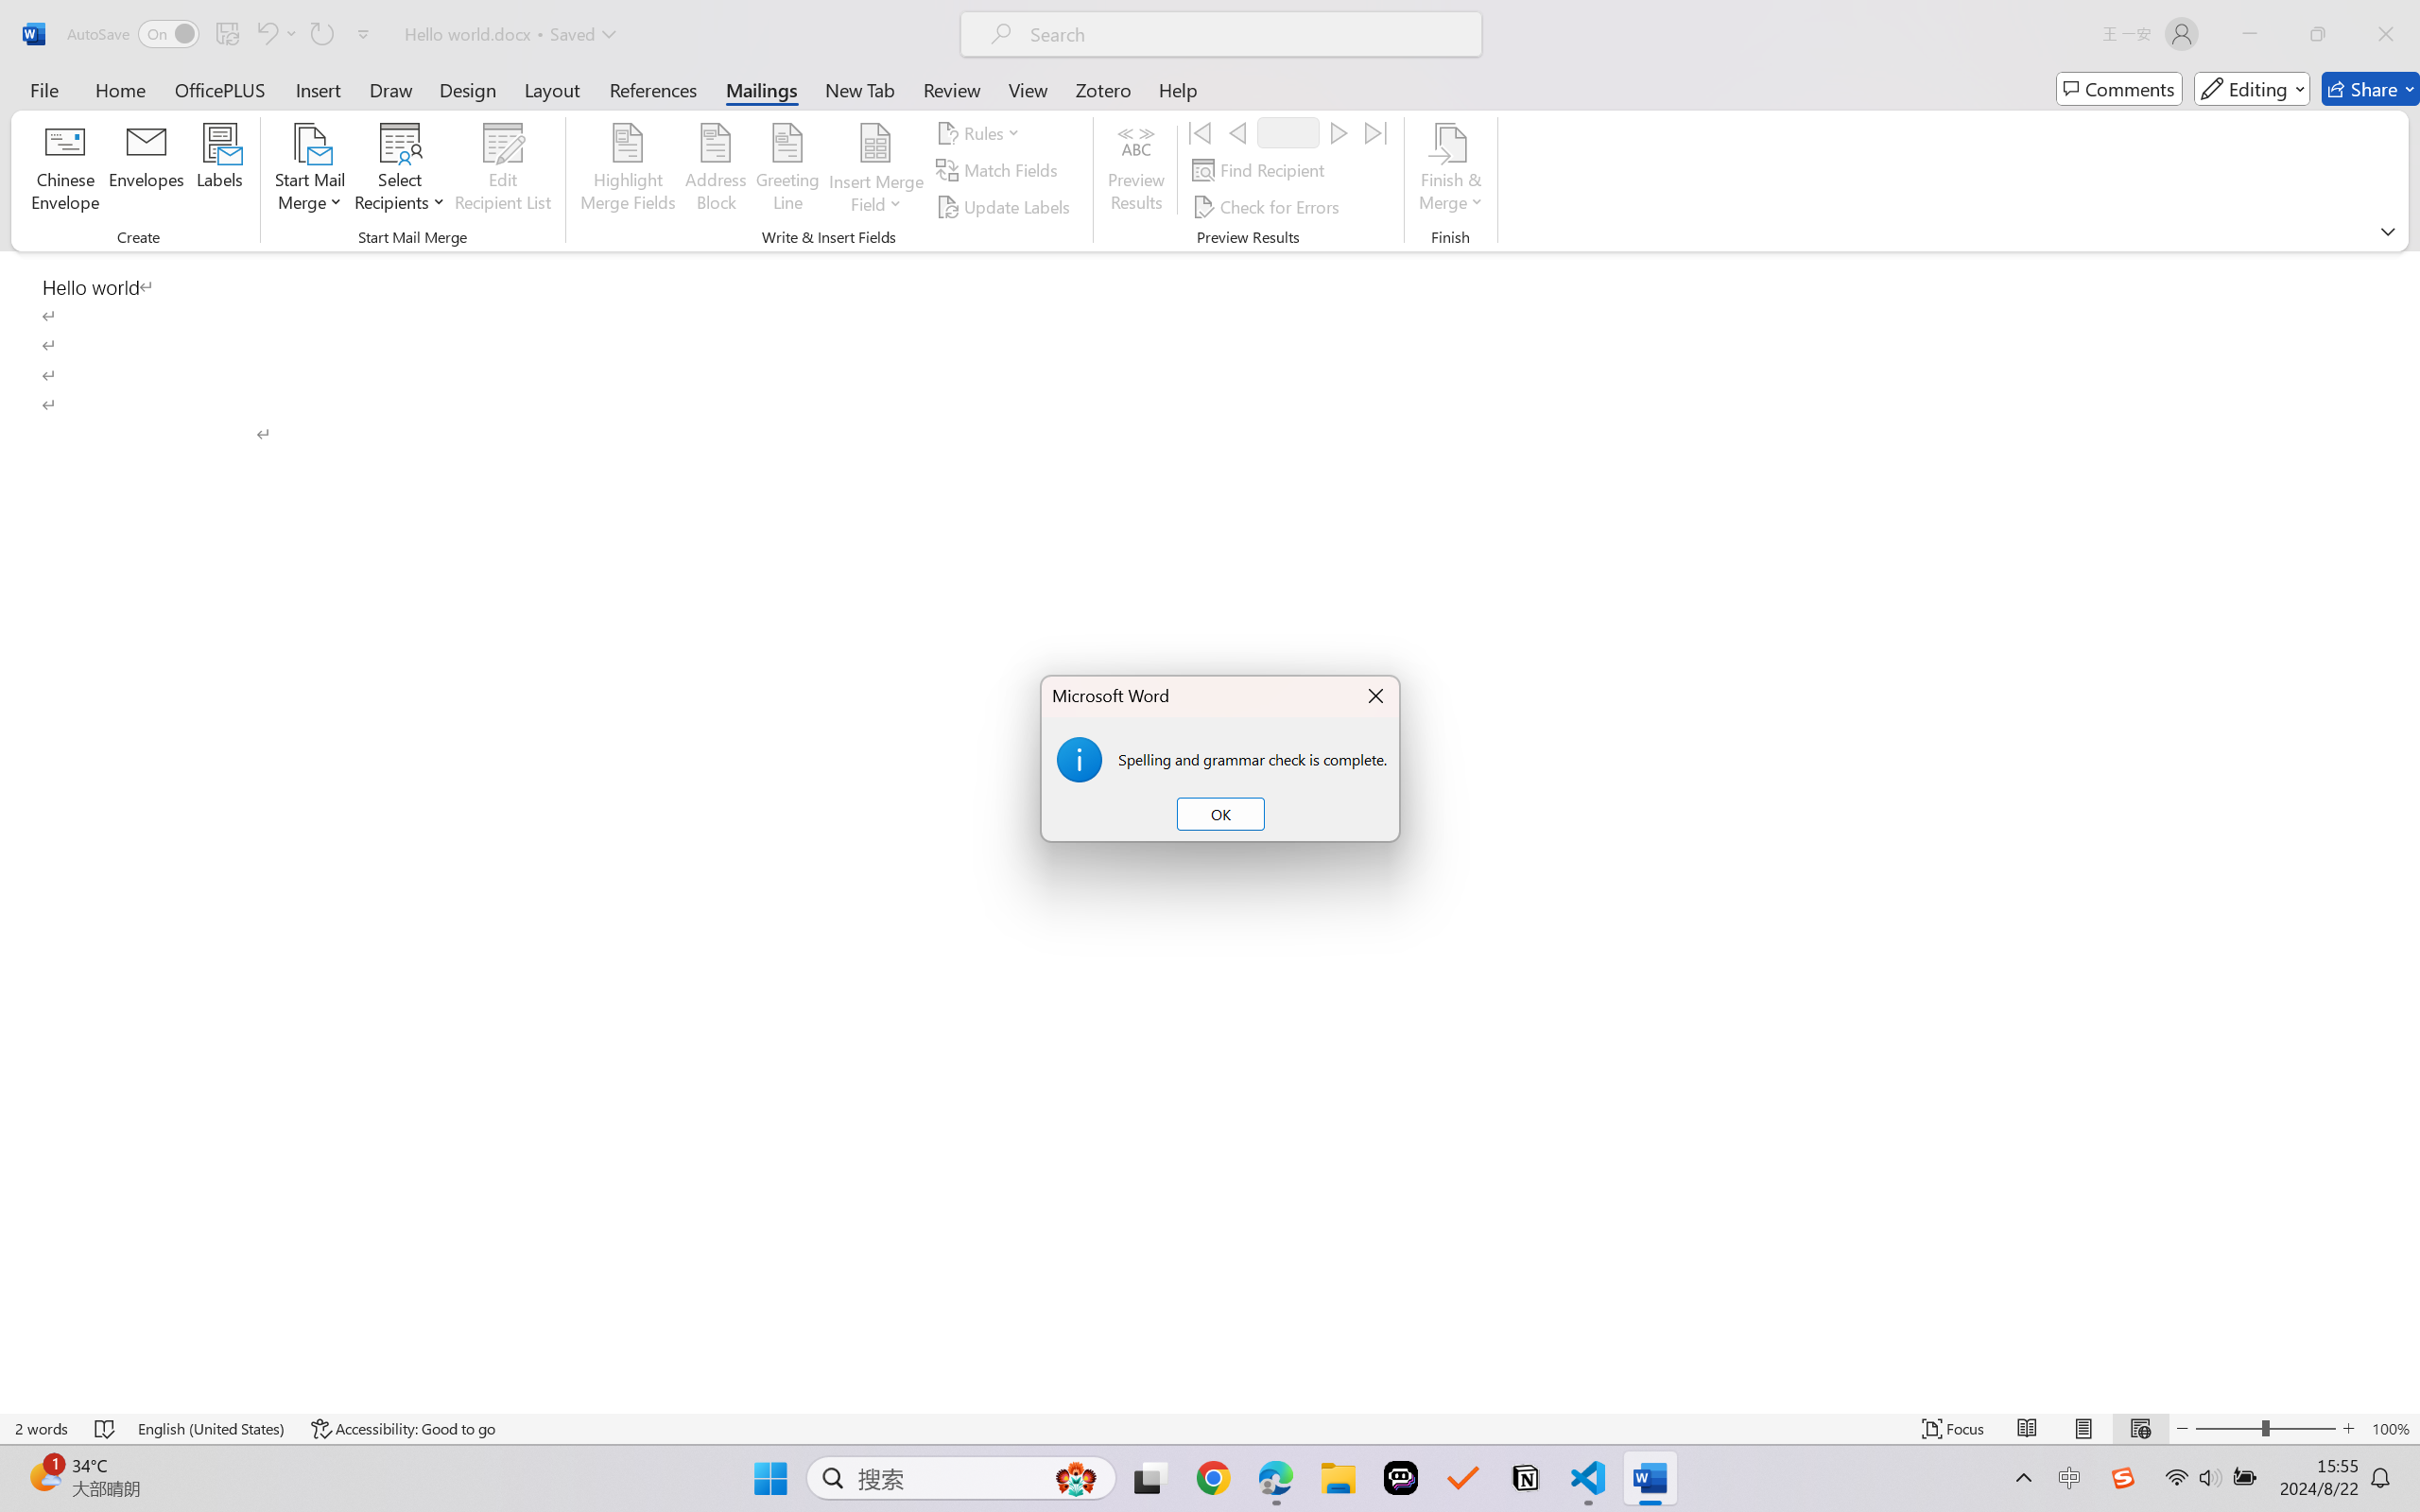 This screenshot has width=2420, height=1512. Describe the element at coordinates (1400, 1478) in the screenshot. I see `'Poe'` at that location.